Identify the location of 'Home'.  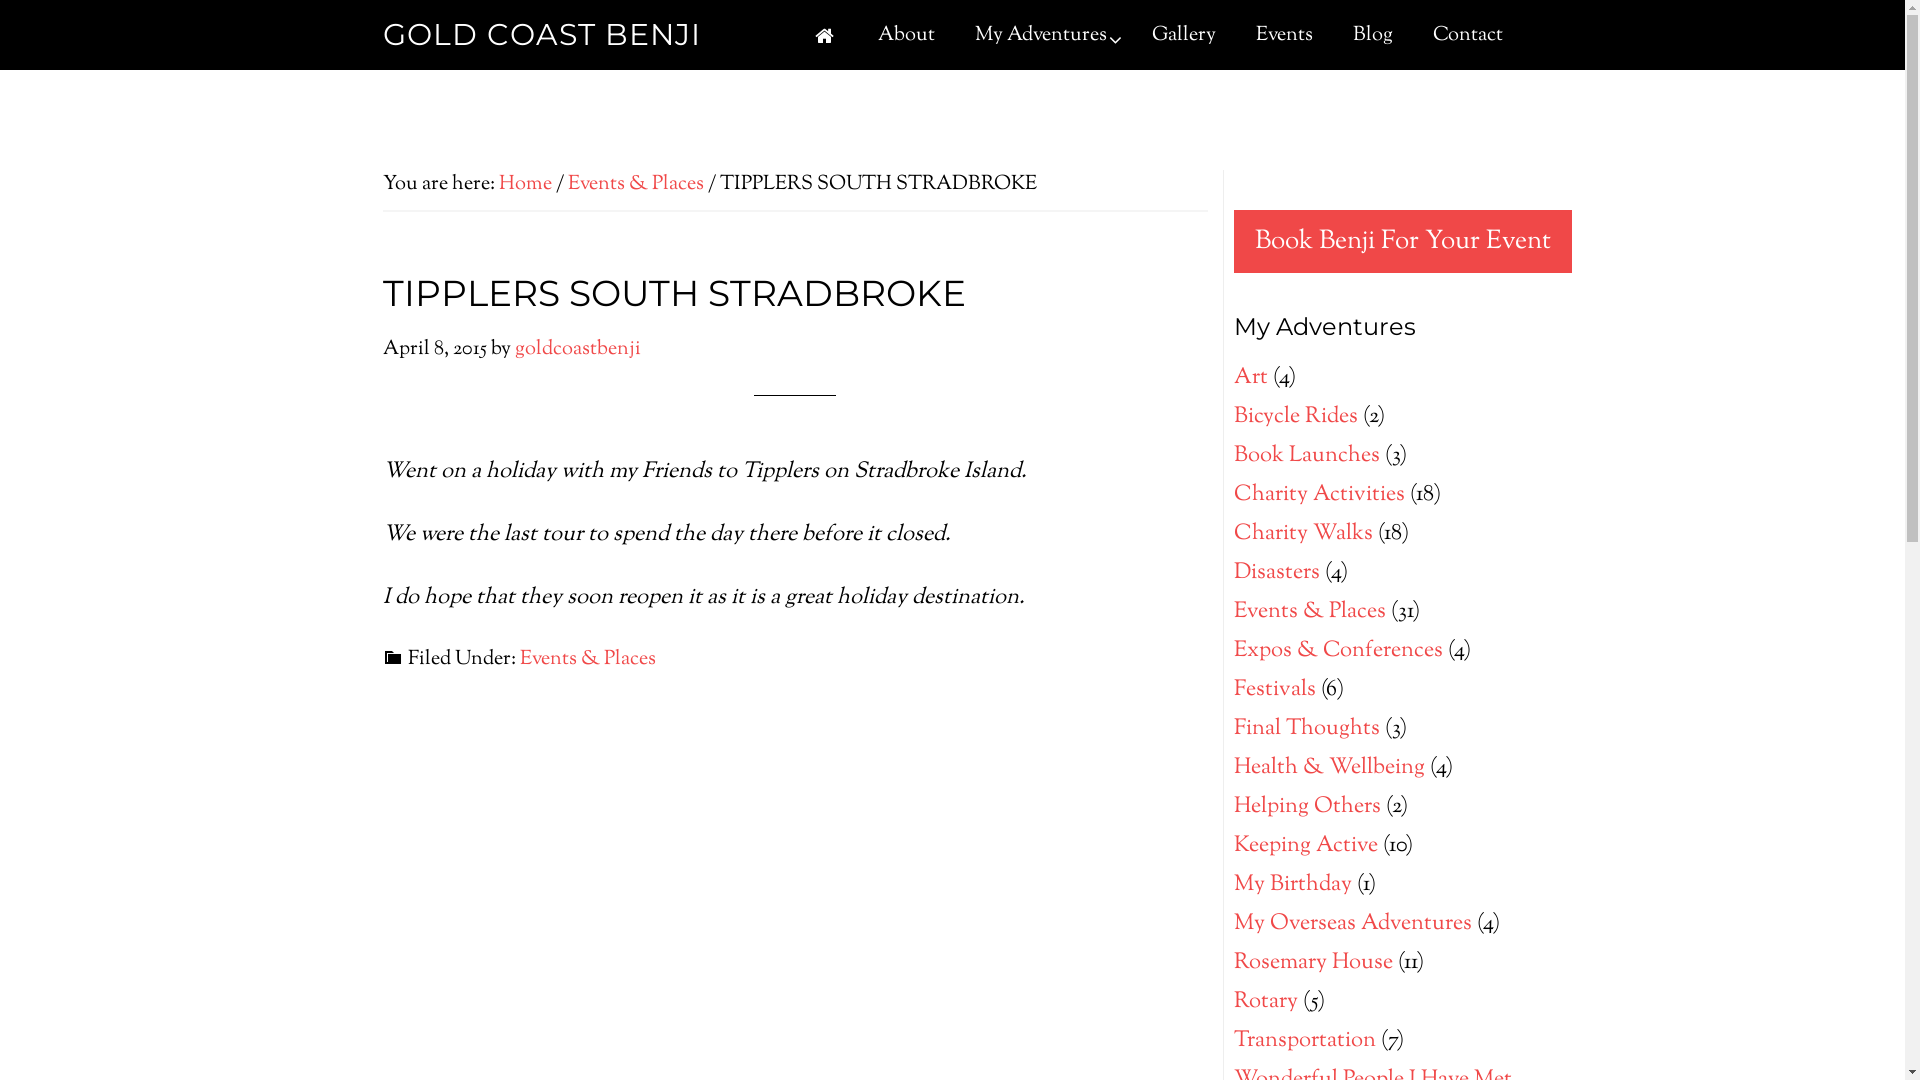
(498, 184).